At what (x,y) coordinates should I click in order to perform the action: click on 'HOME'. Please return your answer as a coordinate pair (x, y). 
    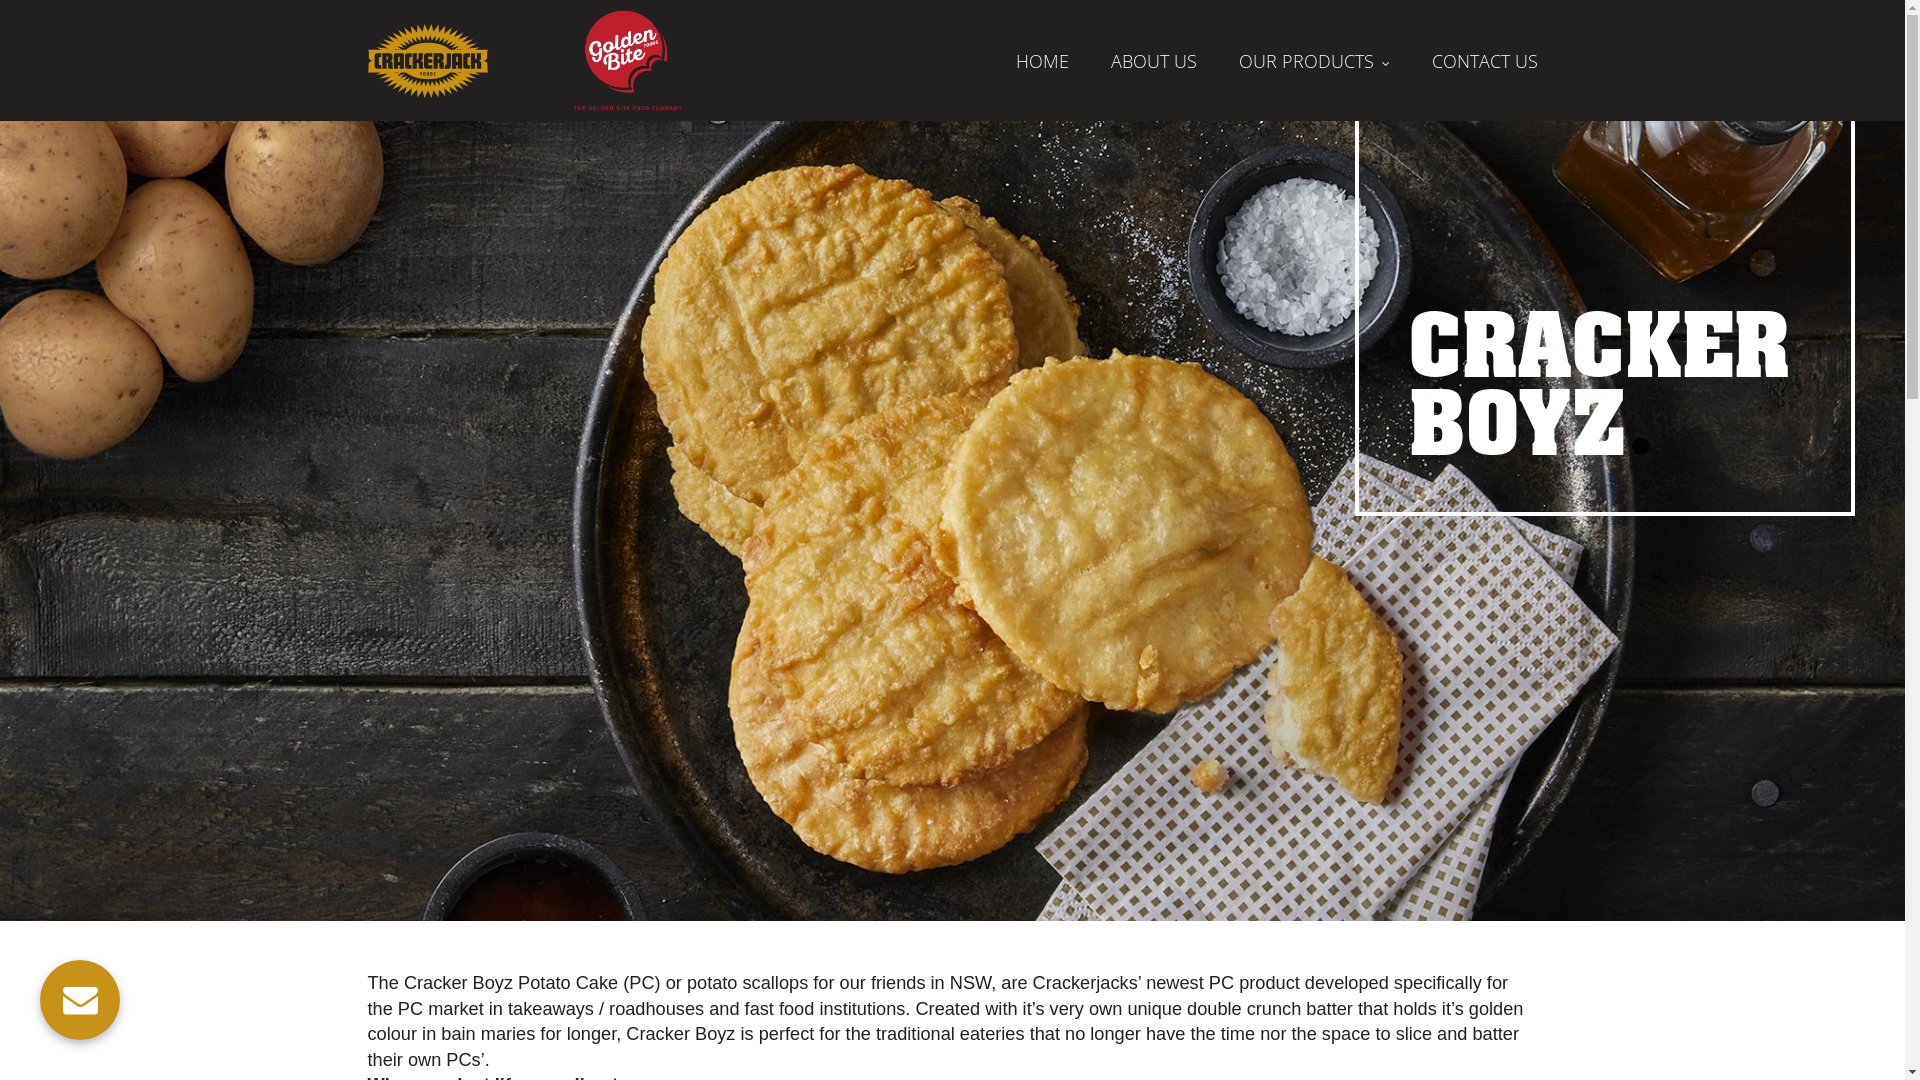
    Looking at the image, I should click on (1041, 60).